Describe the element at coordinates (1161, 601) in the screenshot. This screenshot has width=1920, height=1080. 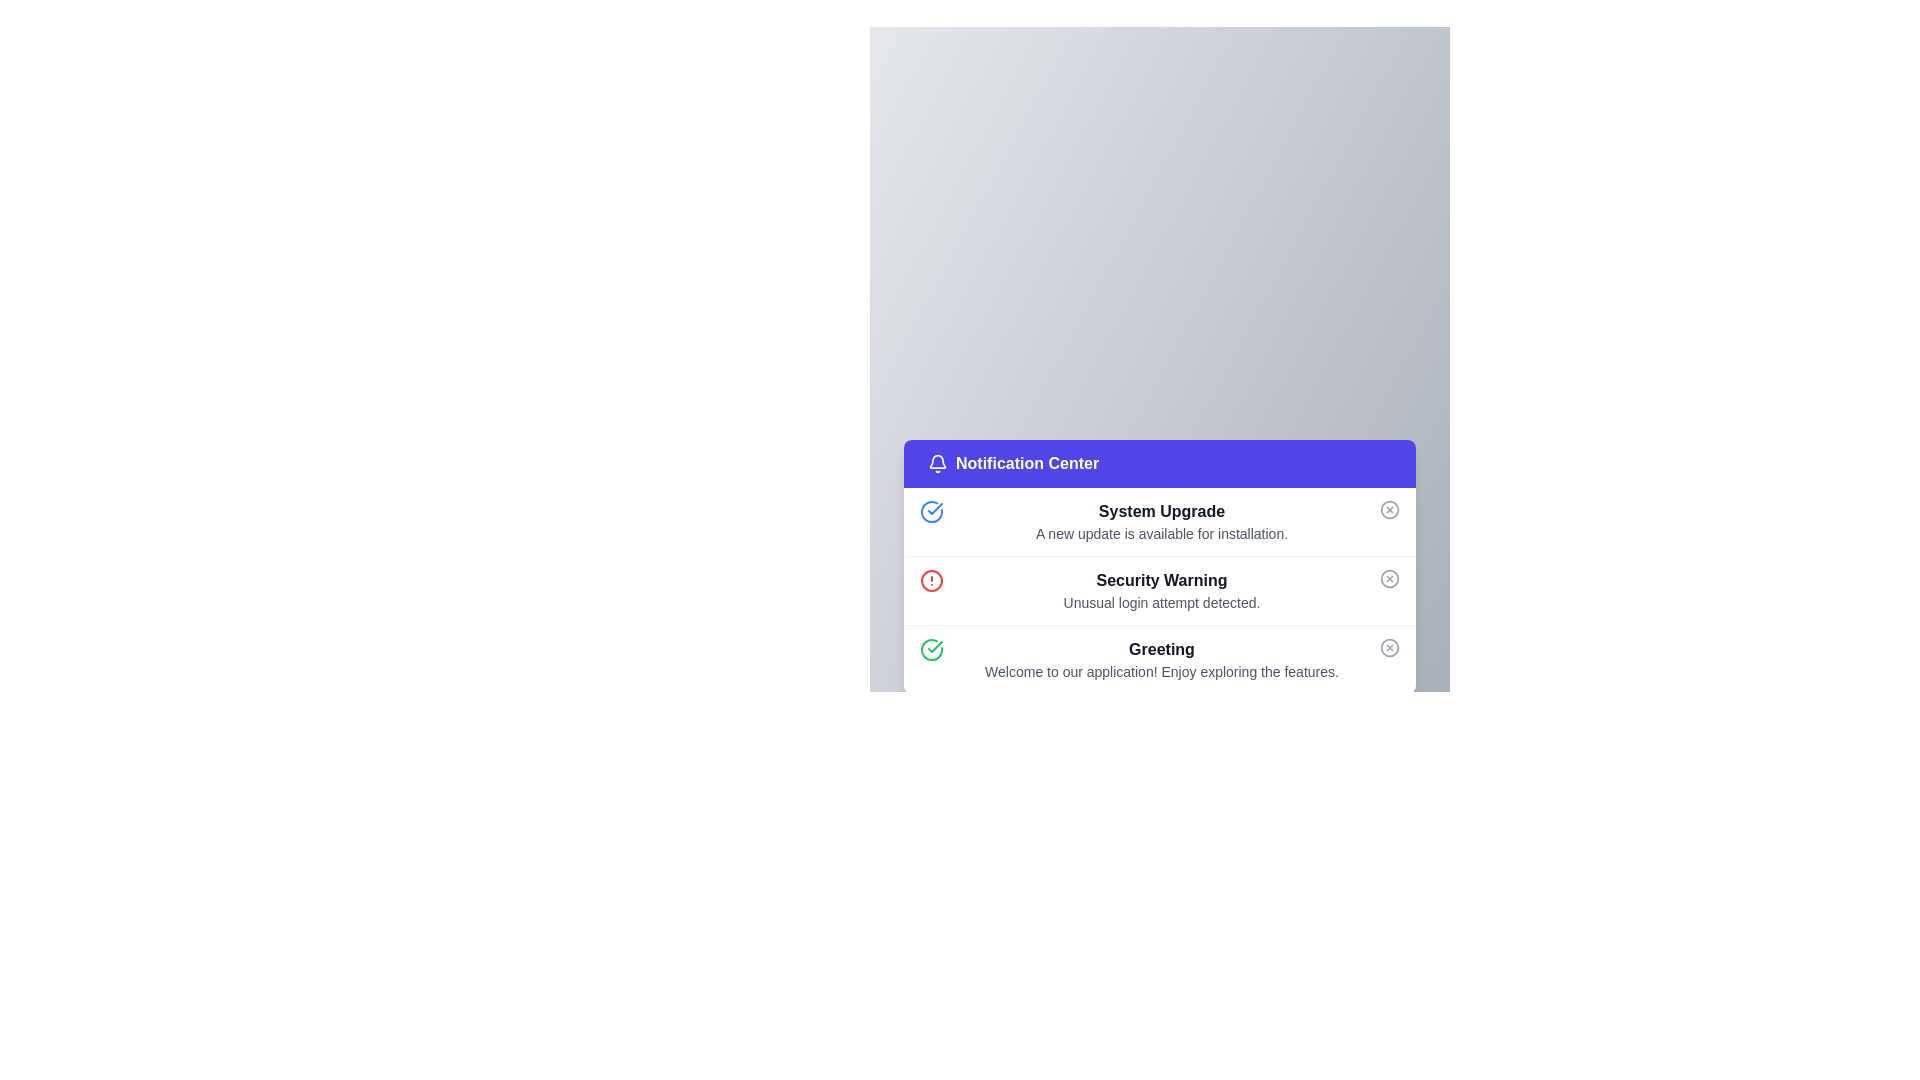
I see `non-interactive text label that says 'Unusual login attempt detected.' located beneath the 'Security Warning' heading` at that location.